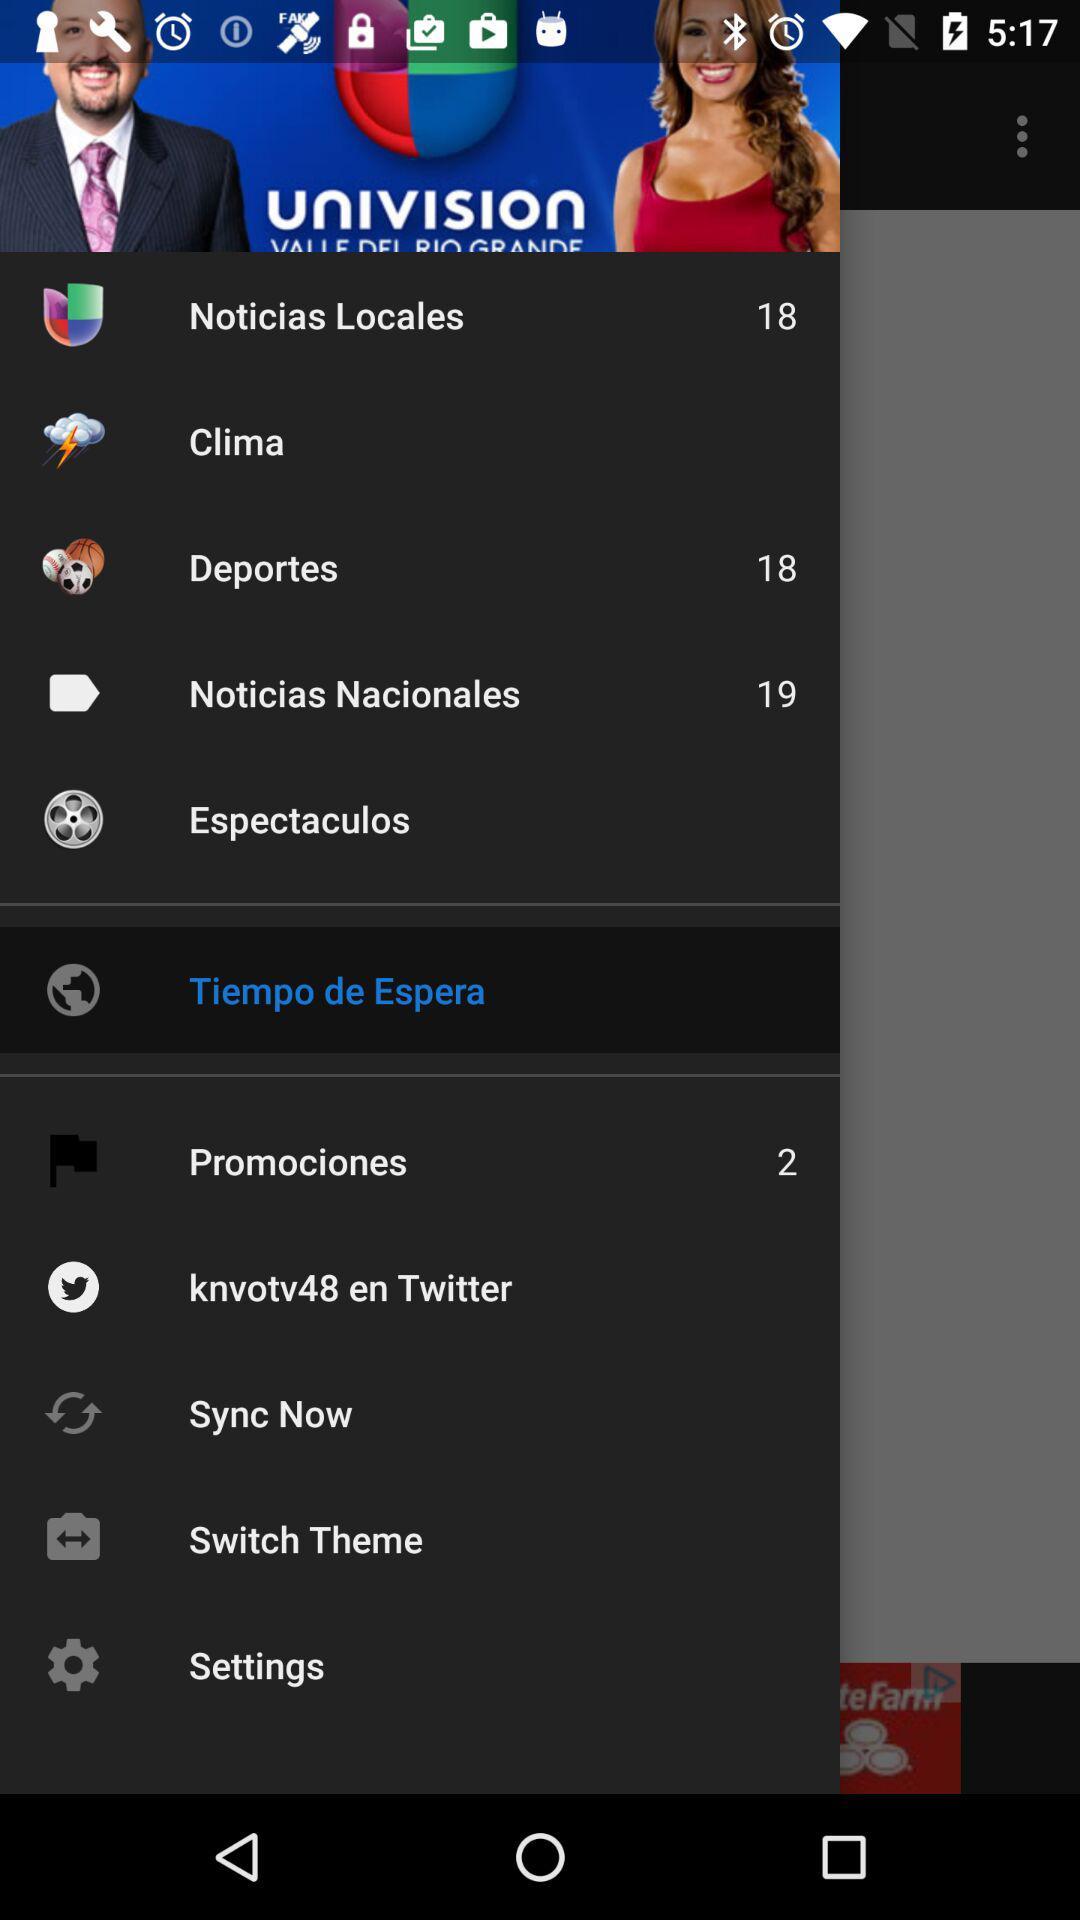 The image size is (1080, 1920). Describe the element at coordinates (72, 565) in the screenshot. I see `the icon left to deportes` at that location.